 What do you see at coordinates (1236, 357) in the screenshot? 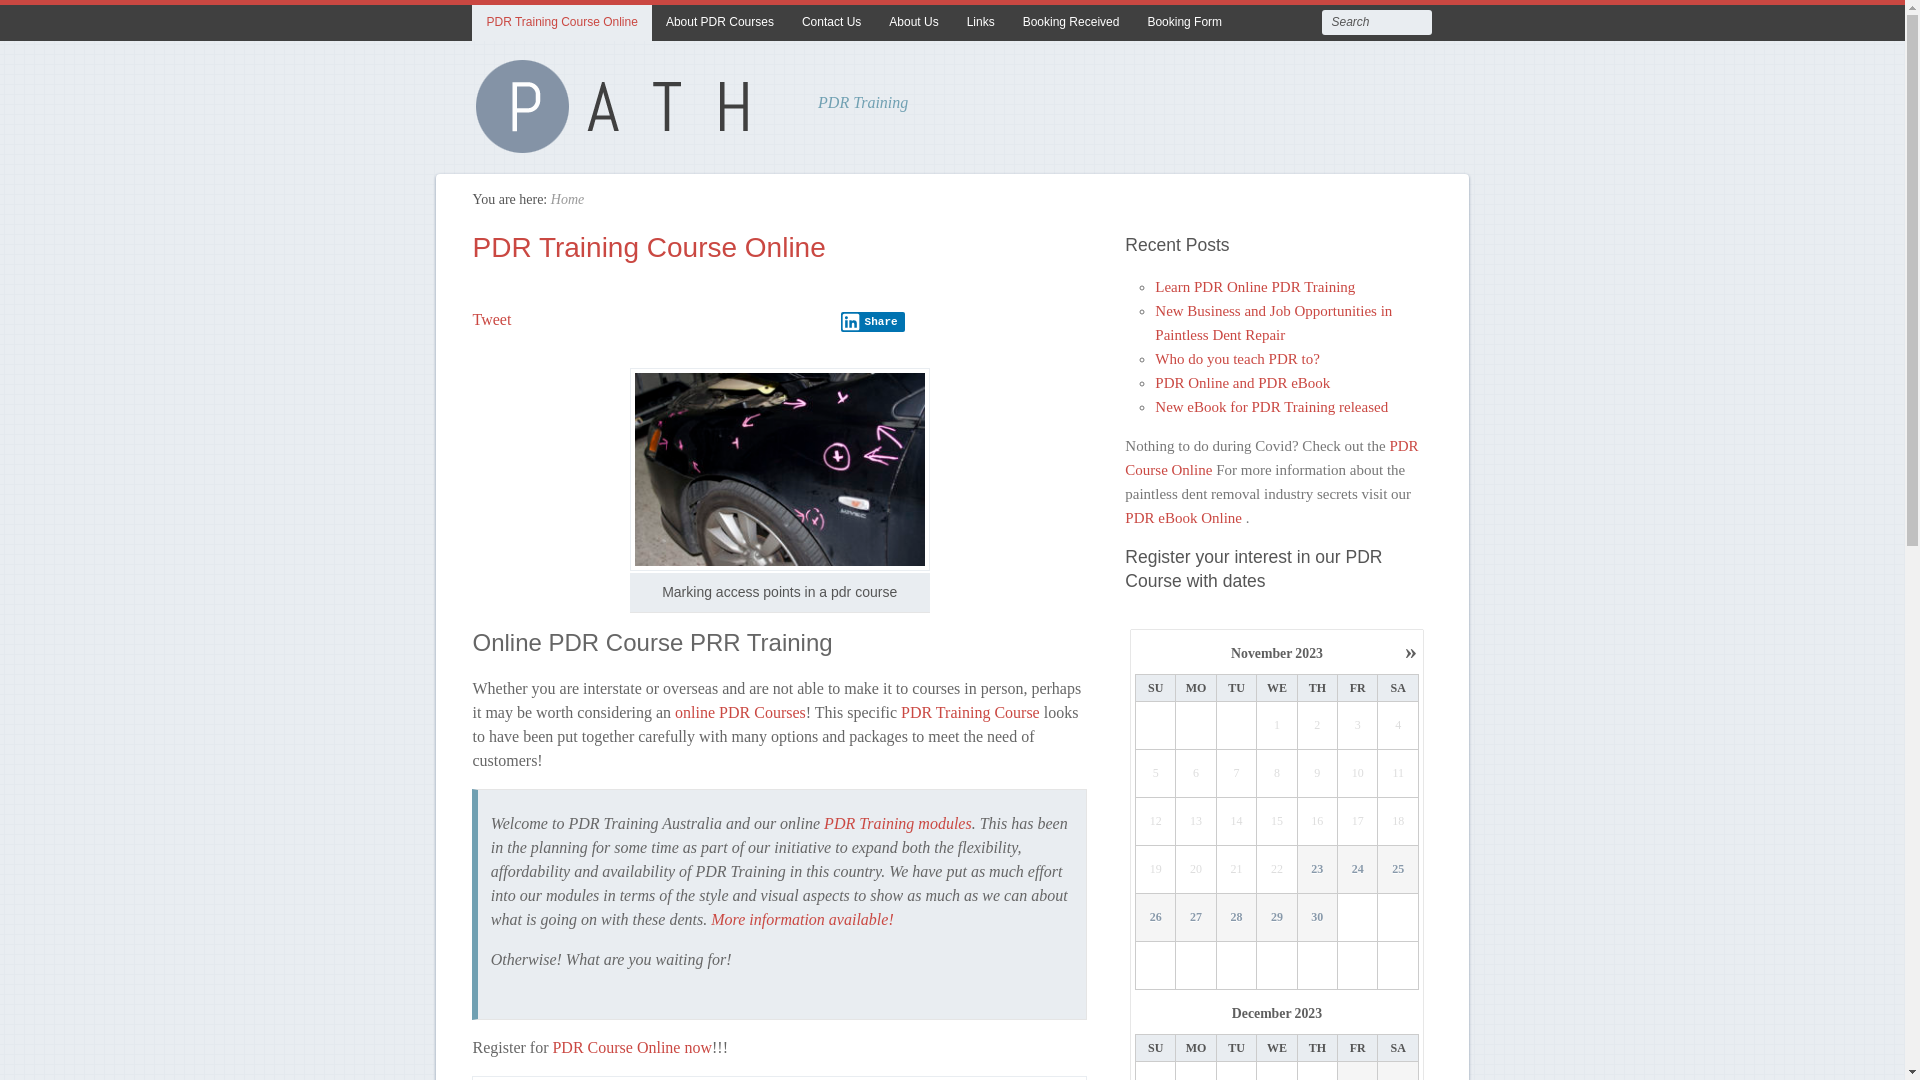
I see `'Who do you teach PDR to?'` at bounding box center [1236, 357].